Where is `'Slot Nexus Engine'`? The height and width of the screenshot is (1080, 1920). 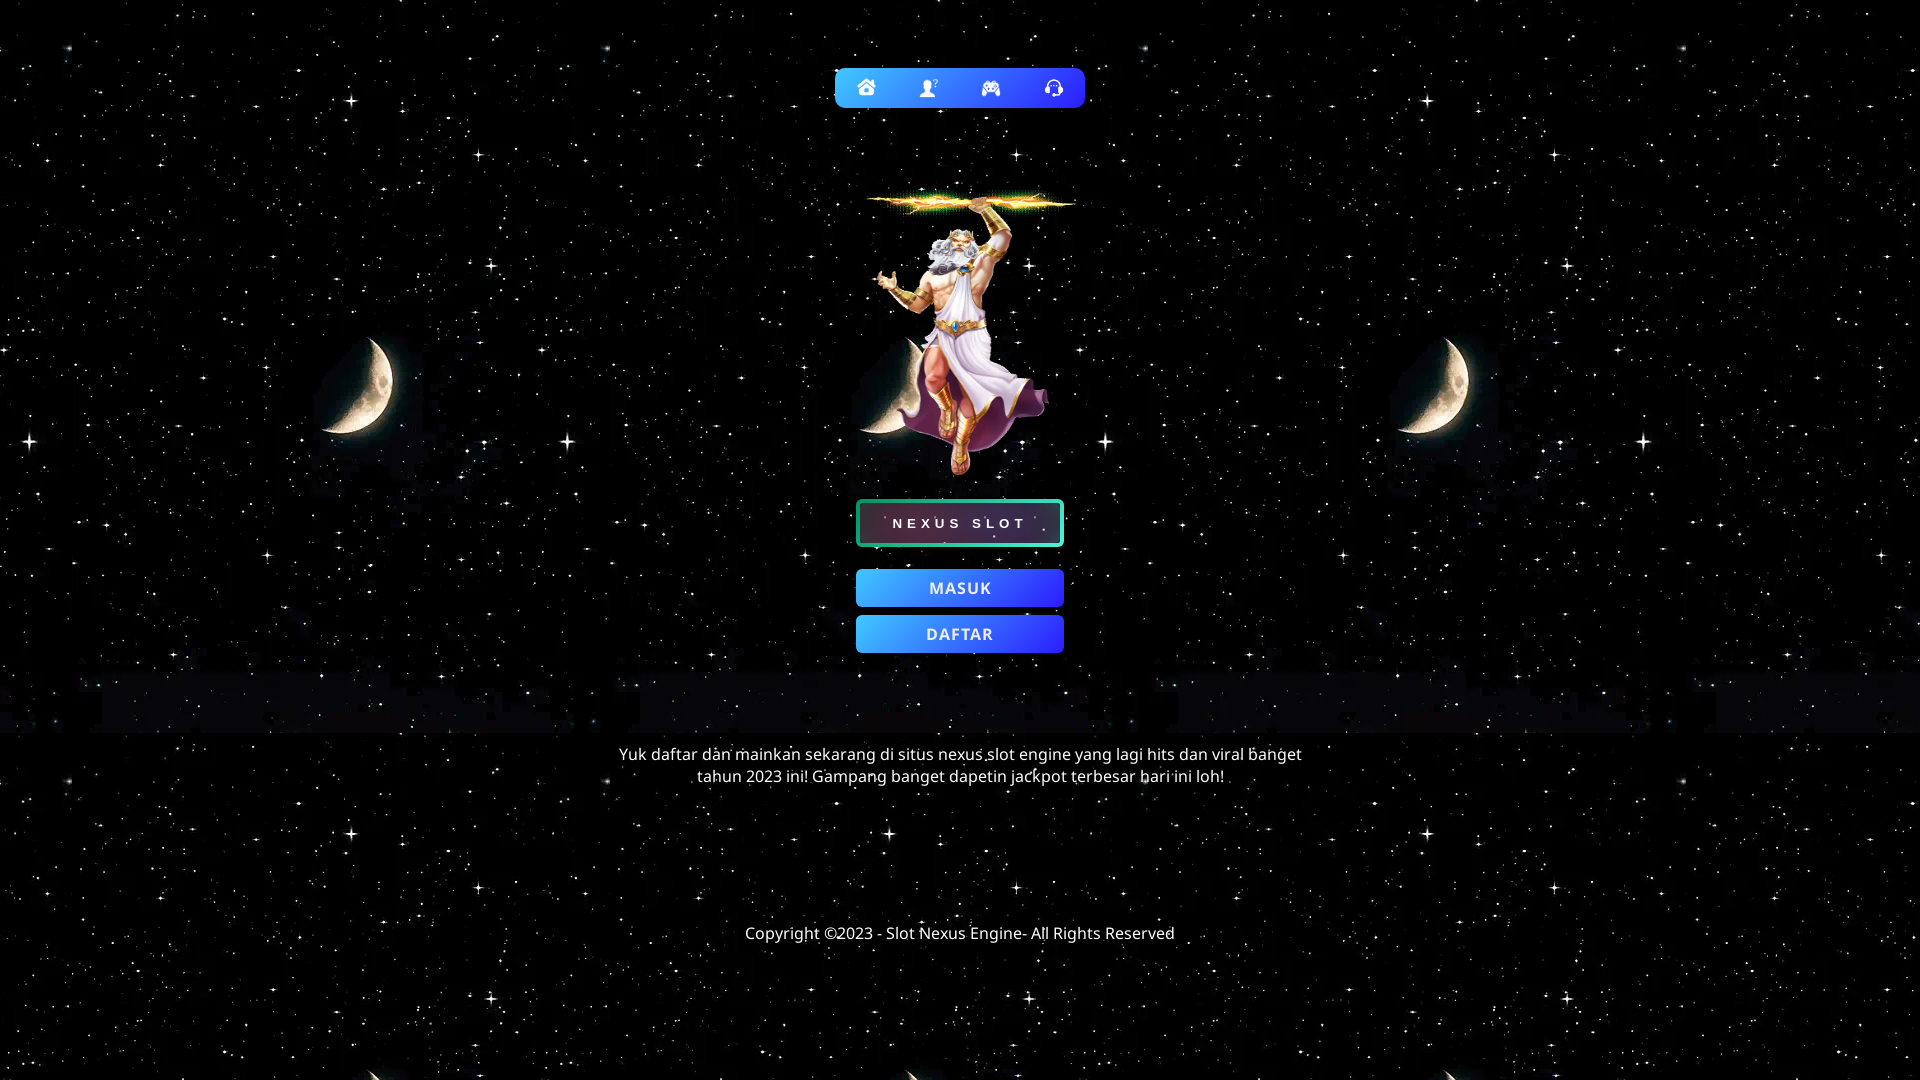
'Slot Nexus Engine' is located at coordinates (885, 933).